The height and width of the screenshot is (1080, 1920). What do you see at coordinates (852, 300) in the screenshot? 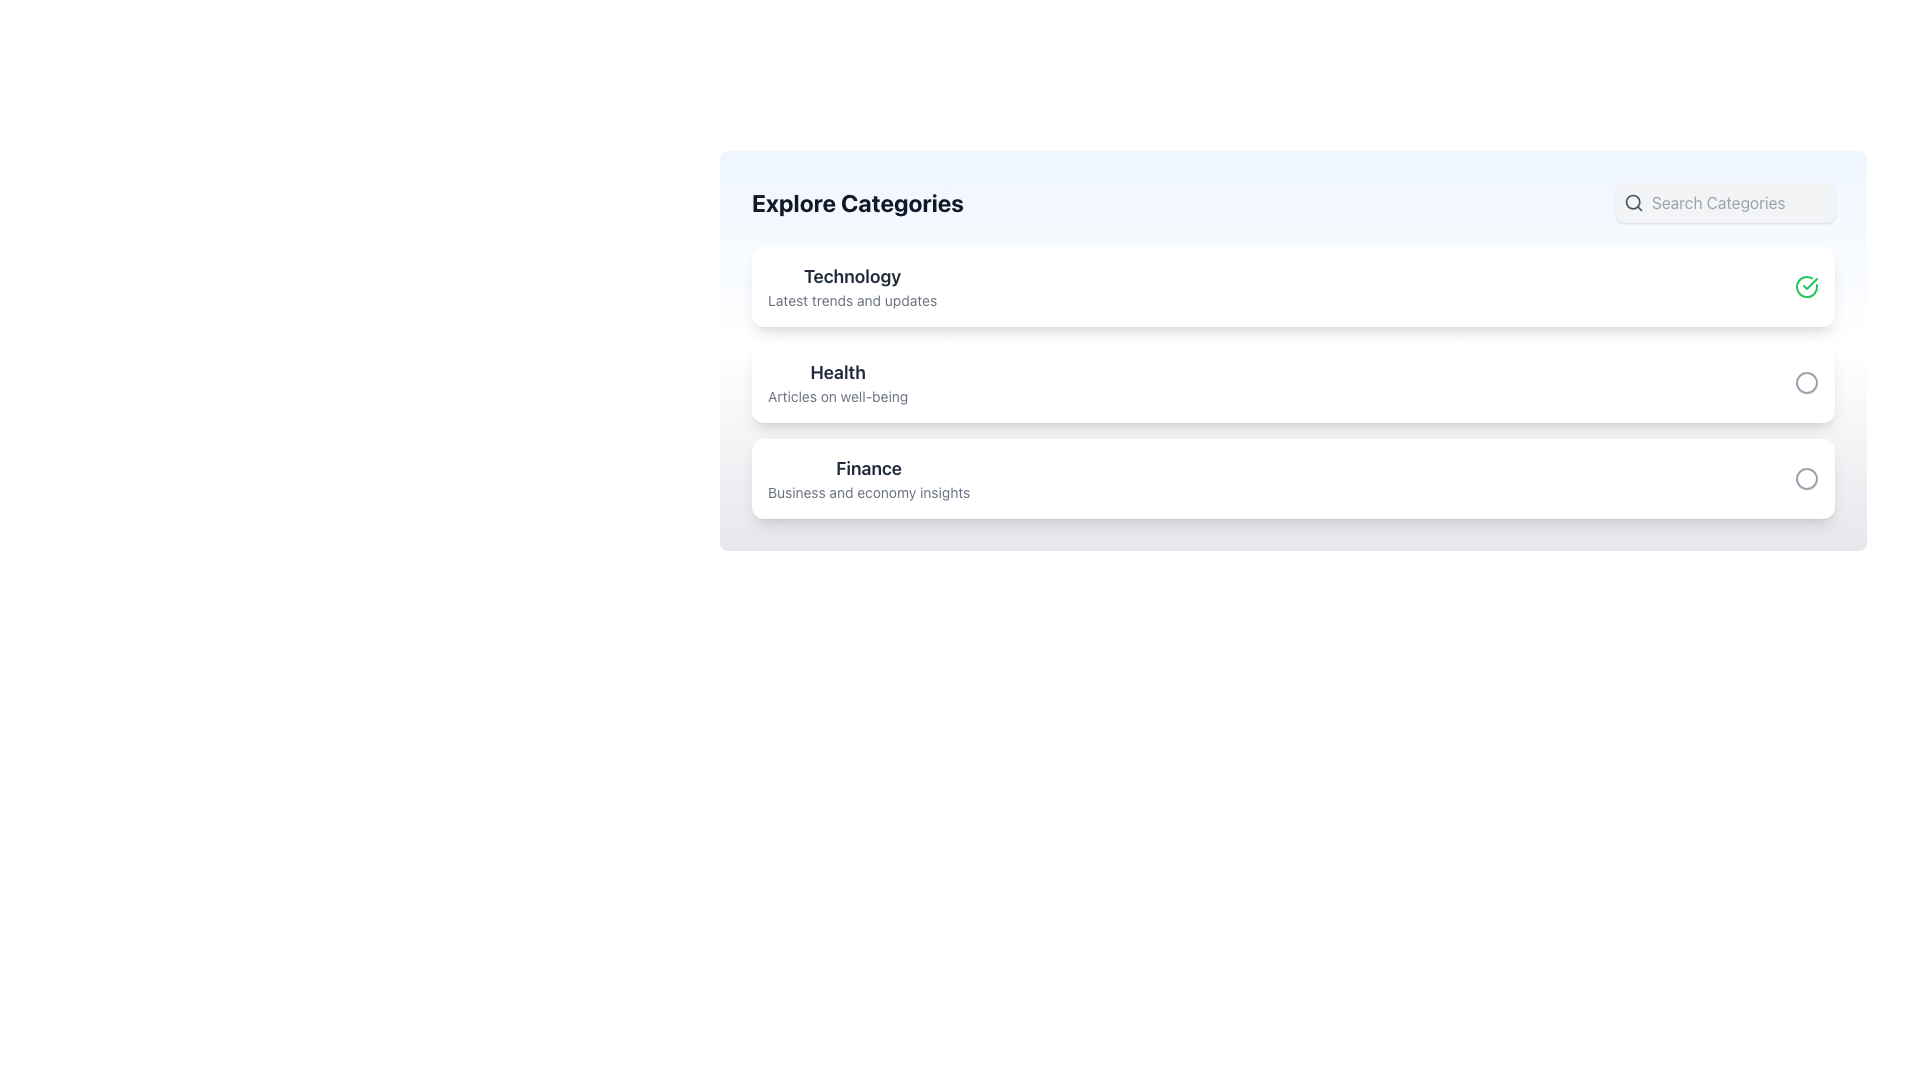
I see `text displayed in the text field showing 'Latest trends and updates', which is positioned below the 'Technology' header` at bounding box center [852, 300].